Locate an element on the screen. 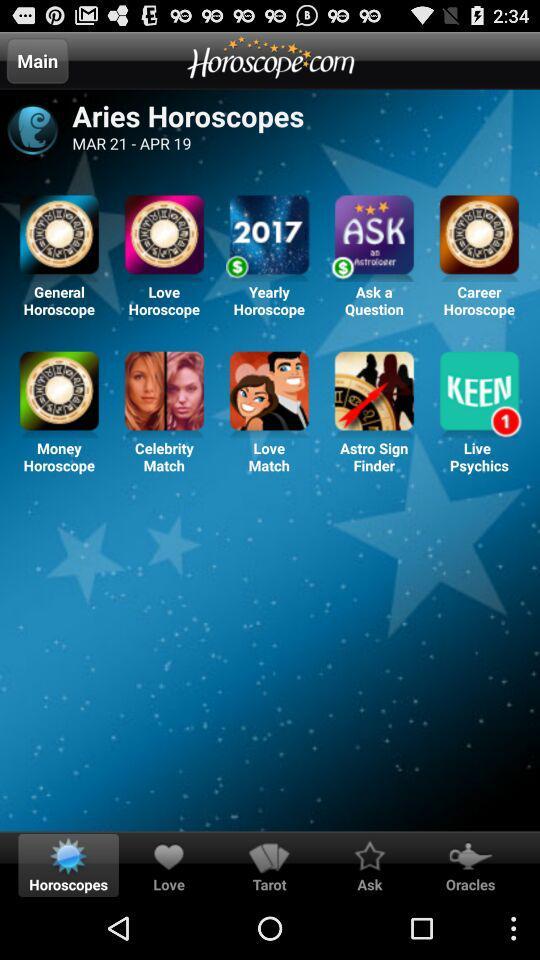 This screenshot has width=540, height=960. general horoscope option is located at coordinates (59, 238).